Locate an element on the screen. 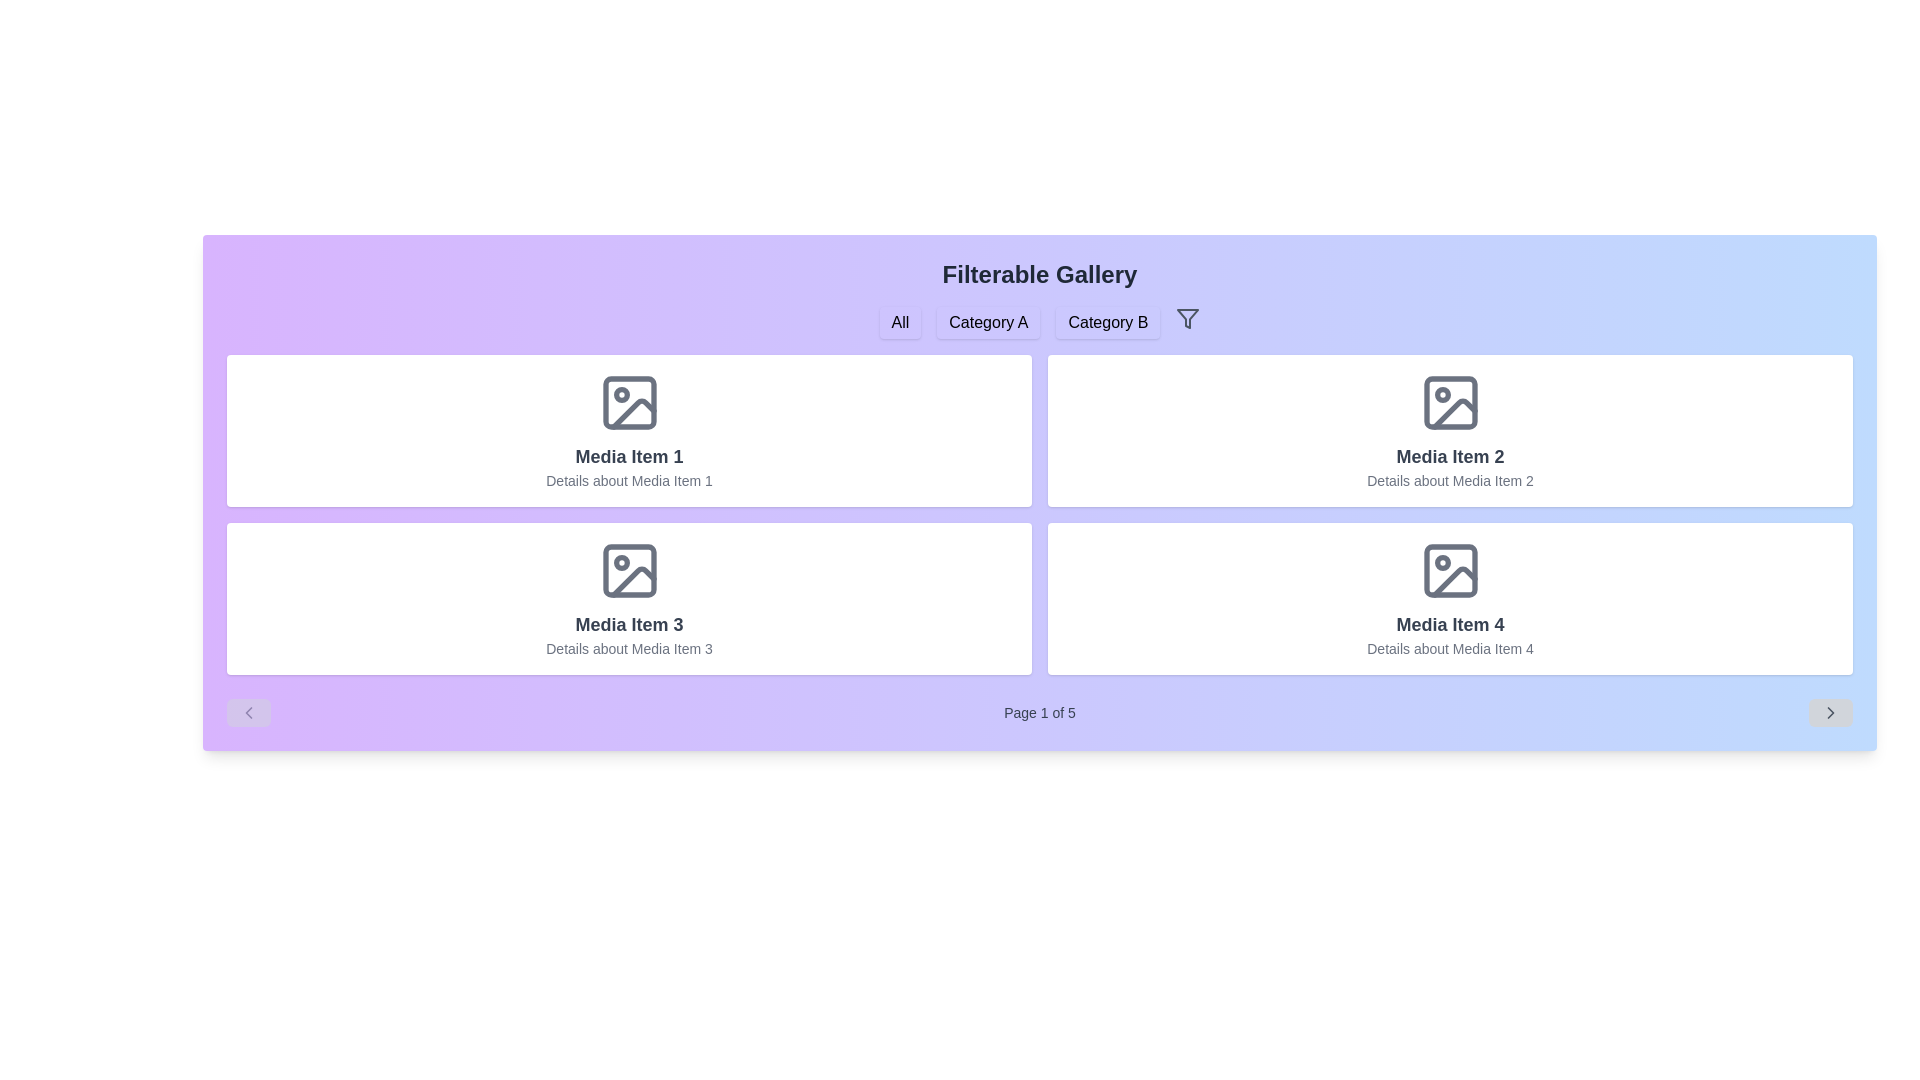  information displayed in the text of the second text item within the card component for 'Media Item 1', which is positioned below the title text is located at coordinates (628, 481).